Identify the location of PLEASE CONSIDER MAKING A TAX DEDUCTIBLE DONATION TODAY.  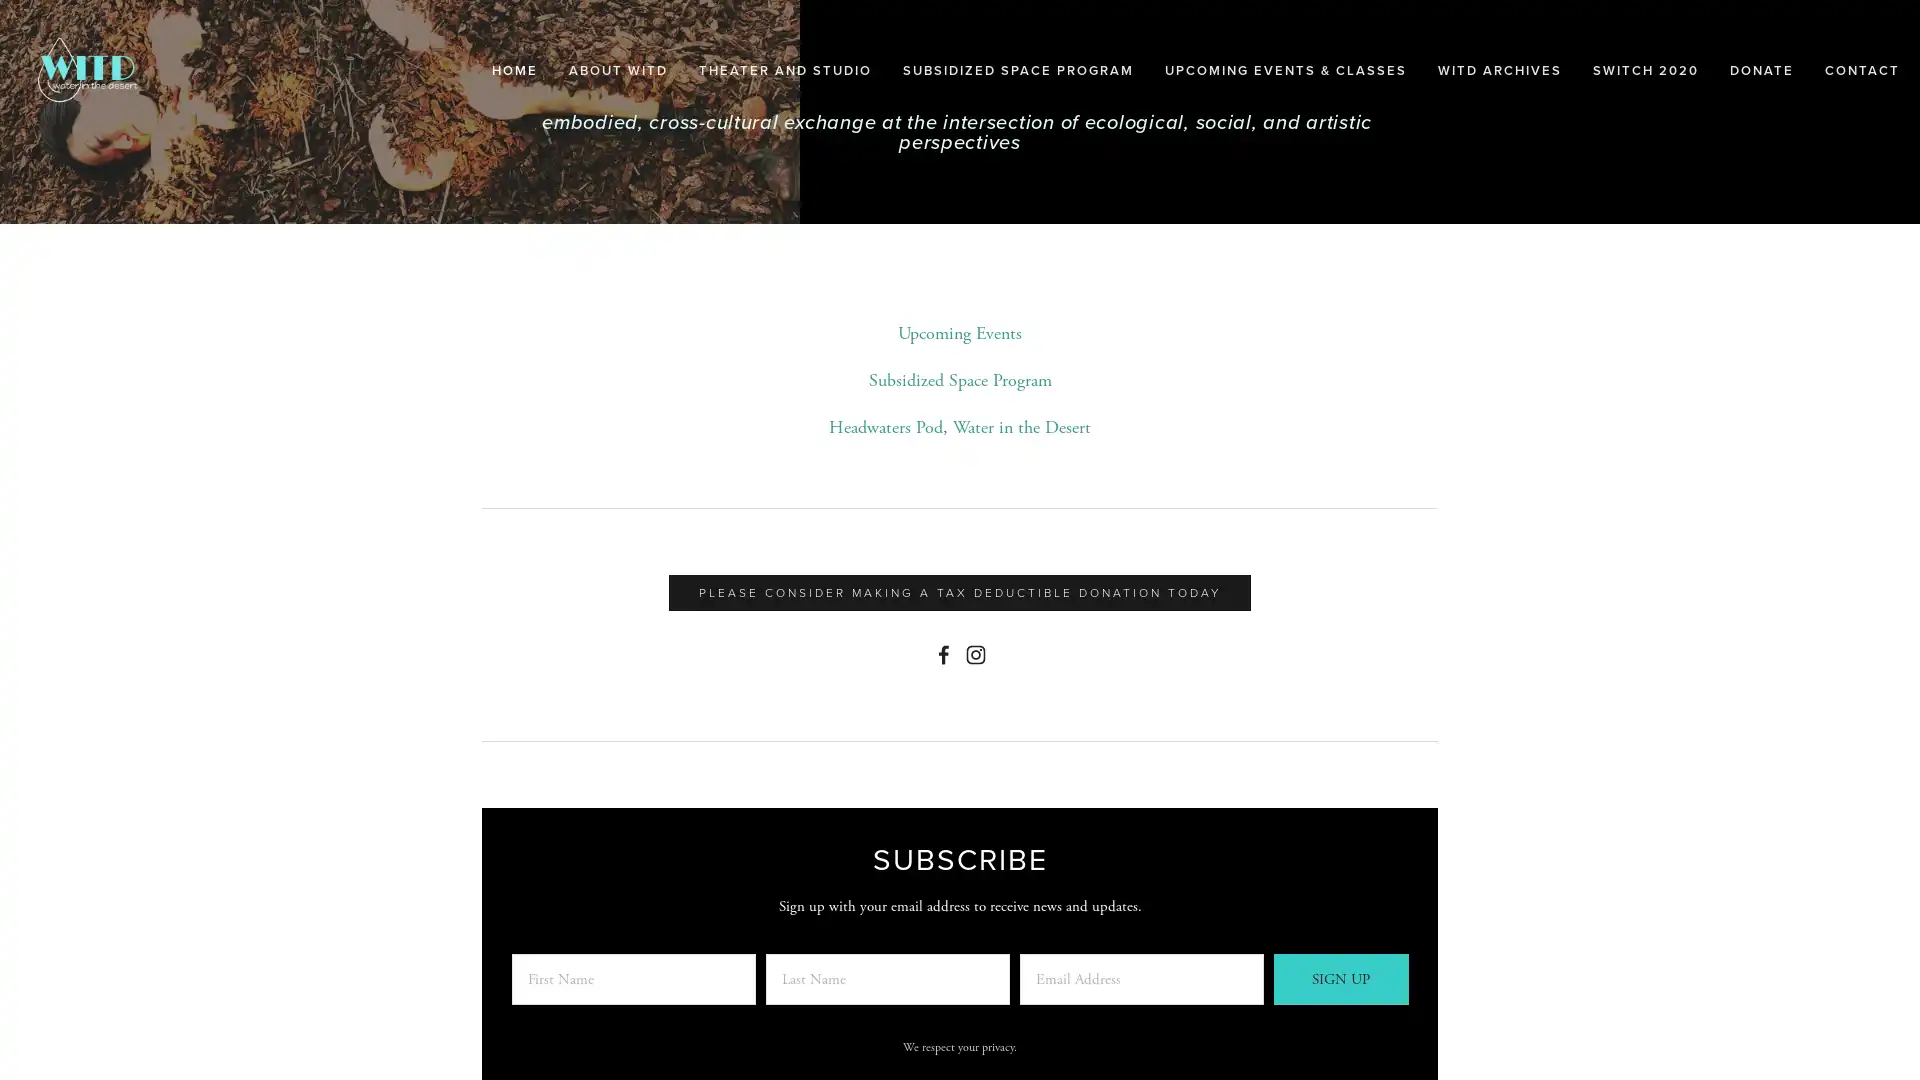
(960, 592).